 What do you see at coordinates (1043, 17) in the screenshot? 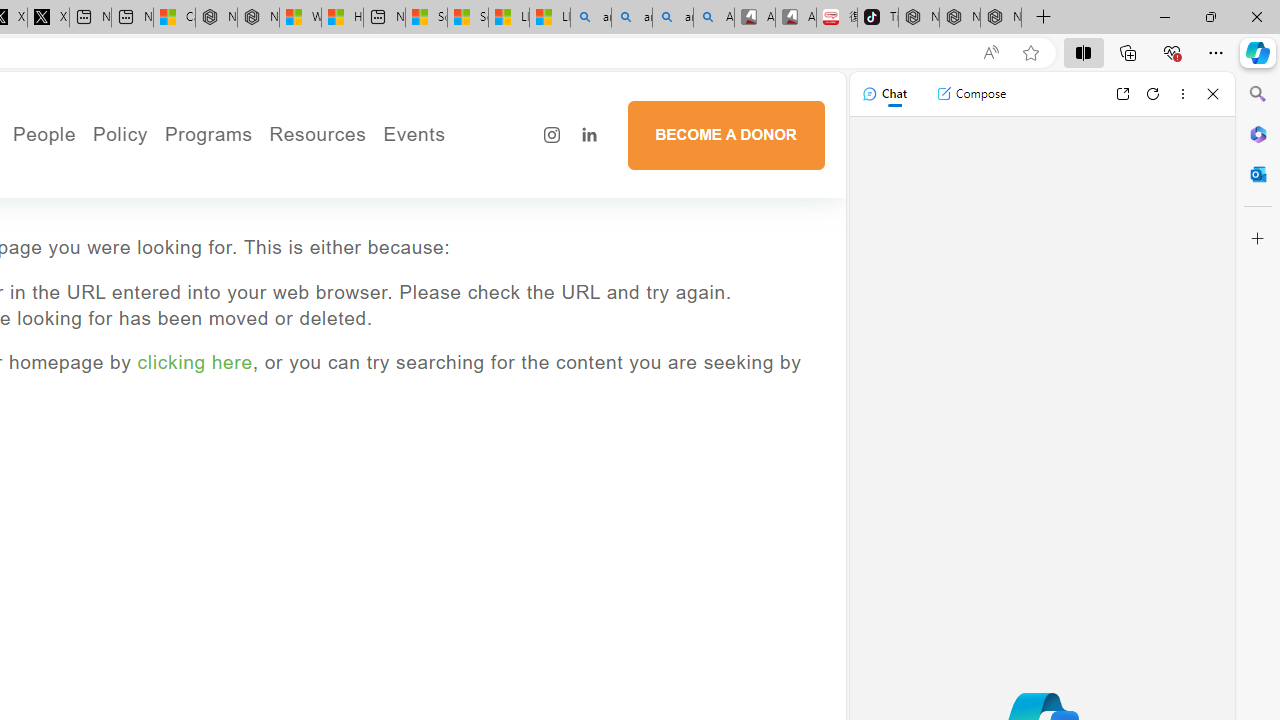
I see `'New Tab'` at bounding box center [1043, 17].